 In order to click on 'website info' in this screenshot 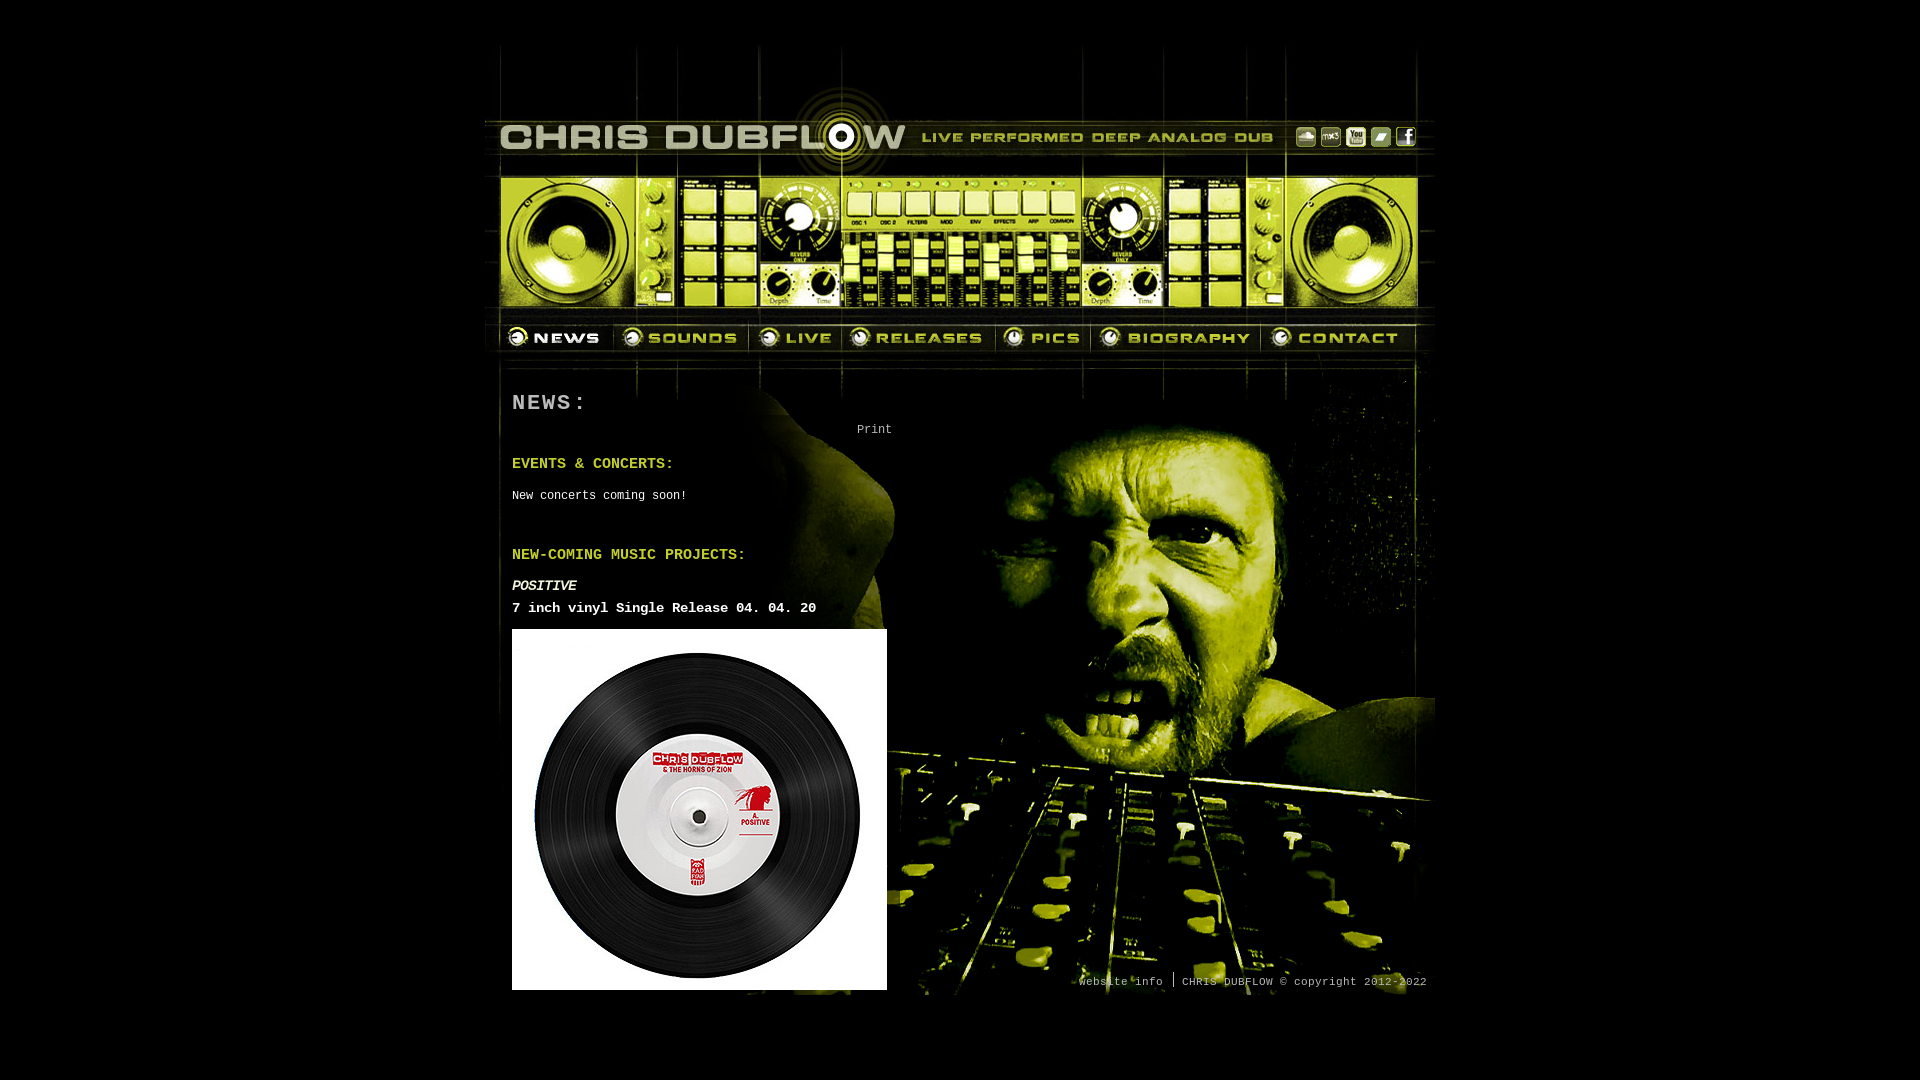, I will do `click(1121, 979)`.